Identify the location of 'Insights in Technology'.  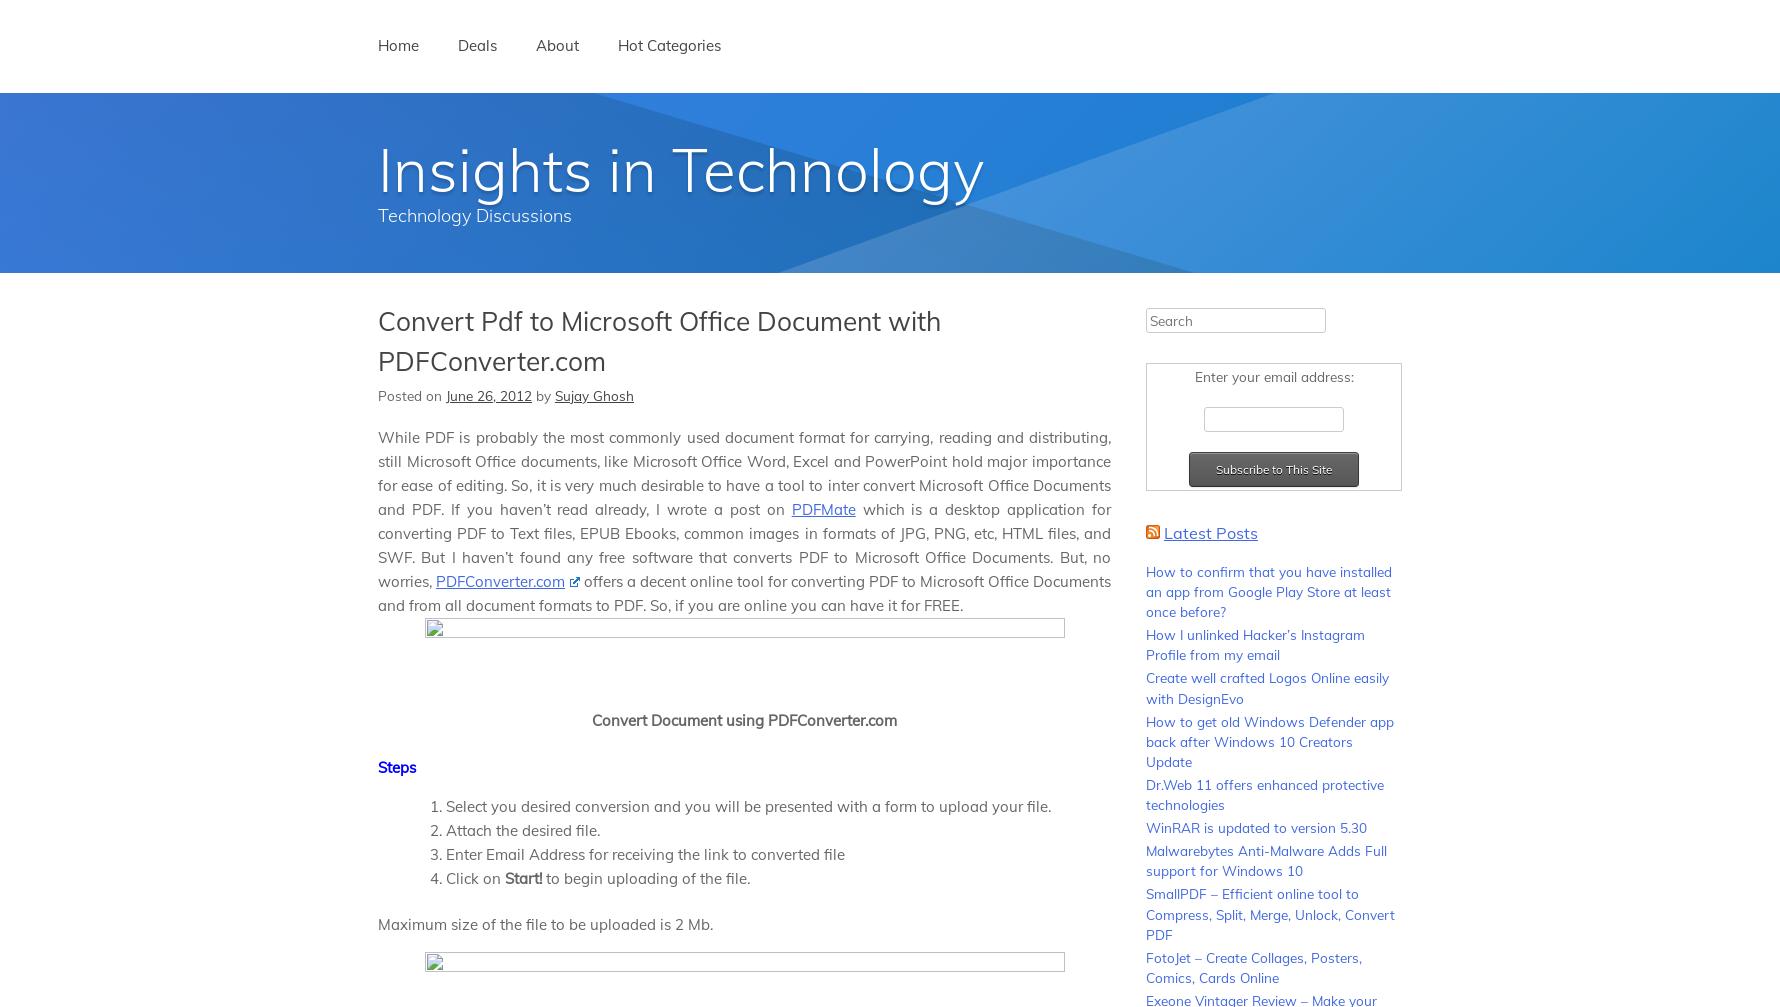
(377, 168).